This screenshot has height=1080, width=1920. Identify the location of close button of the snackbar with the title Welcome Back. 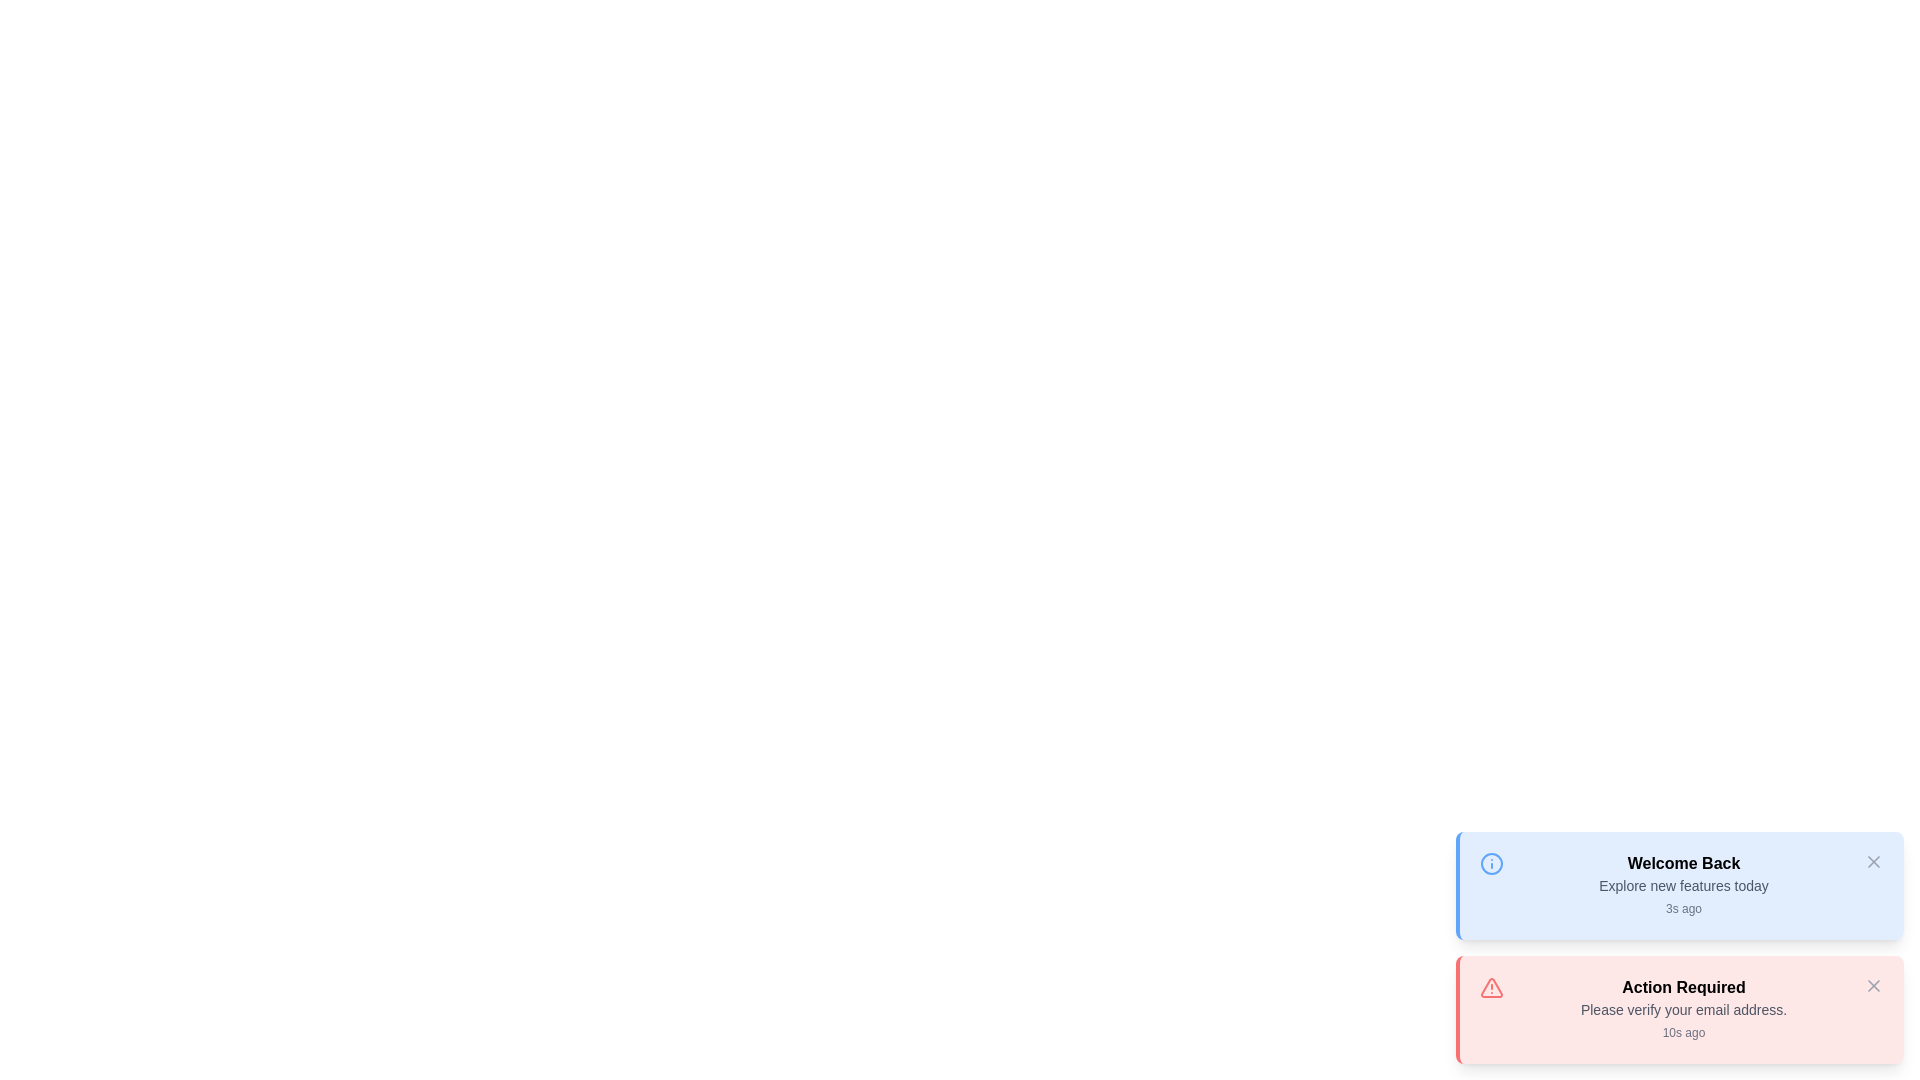
(1872, 860).